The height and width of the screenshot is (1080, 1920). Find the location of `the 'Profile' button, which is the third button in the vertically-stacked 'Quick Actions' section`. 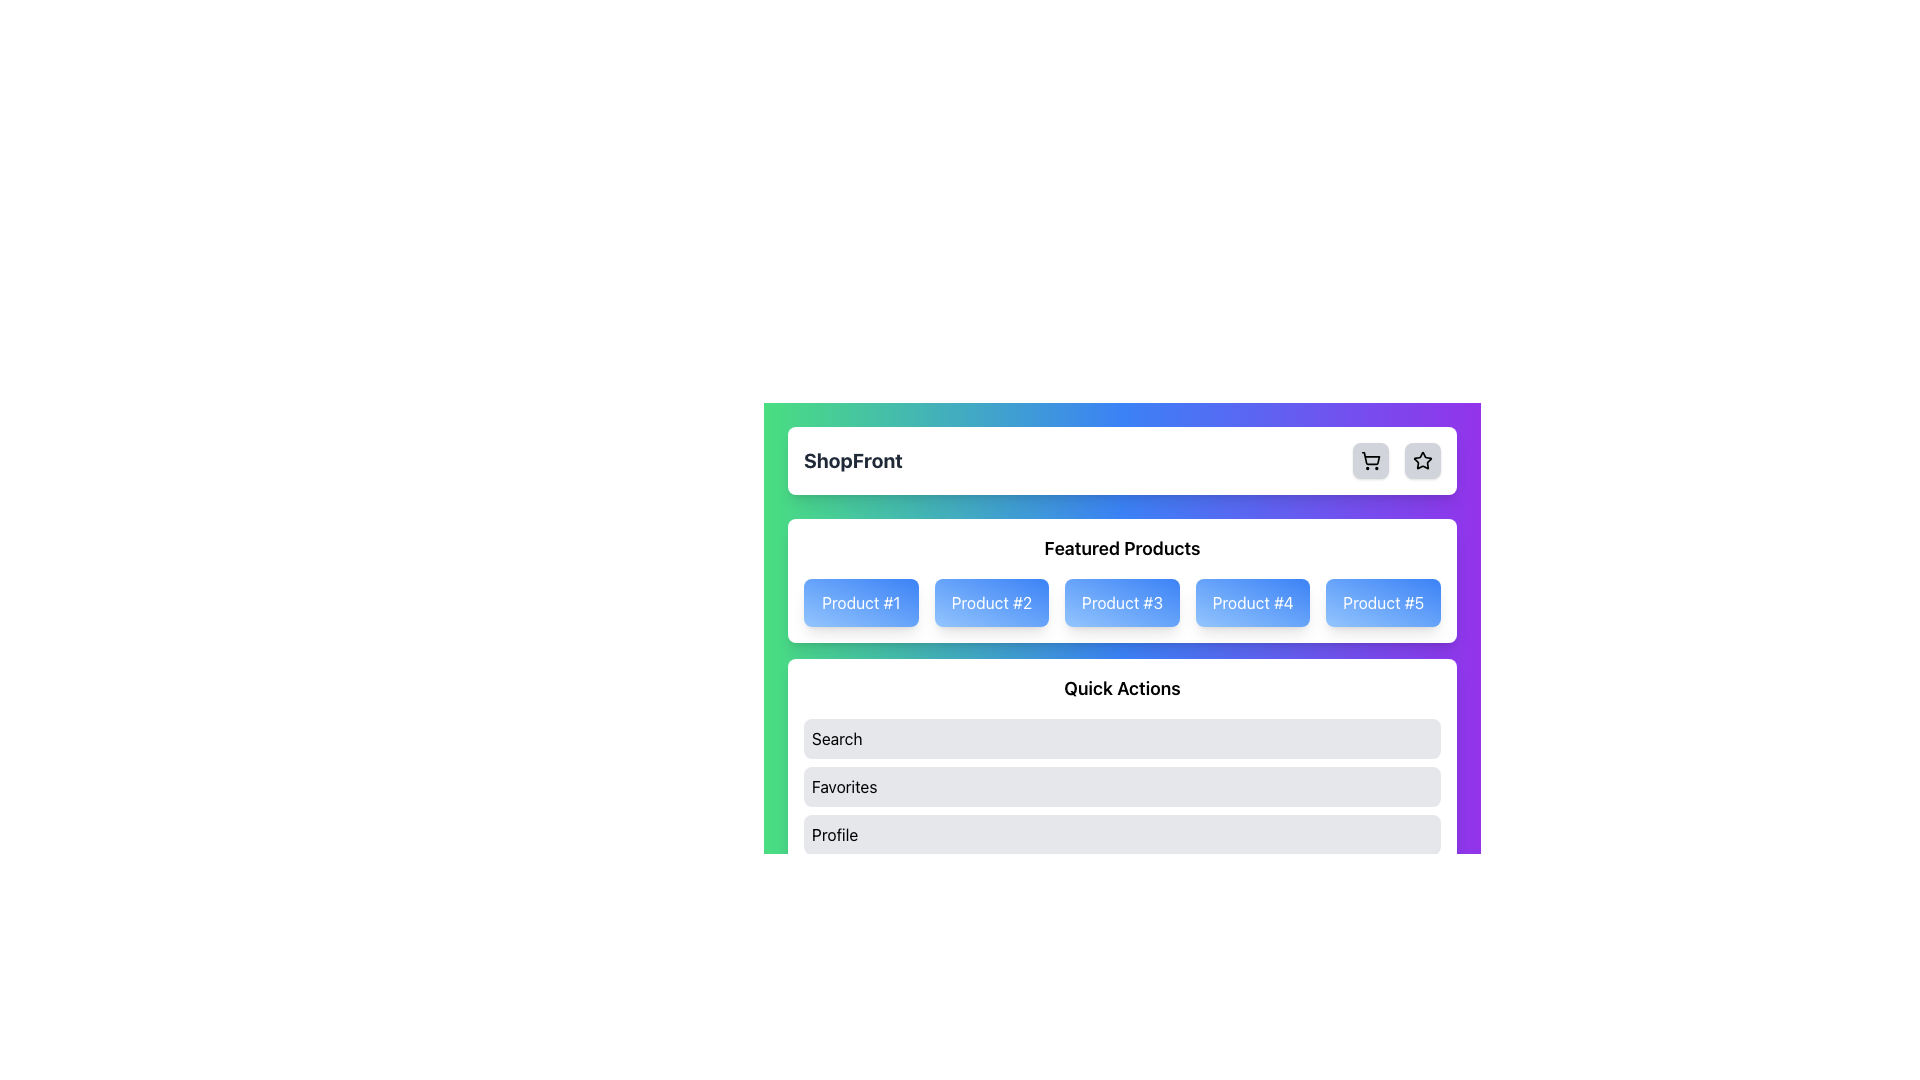

the 'Profile' button, which is the third button in the vertically-stacked 'Quick Actions' section is located at coordinates (1122, 834).